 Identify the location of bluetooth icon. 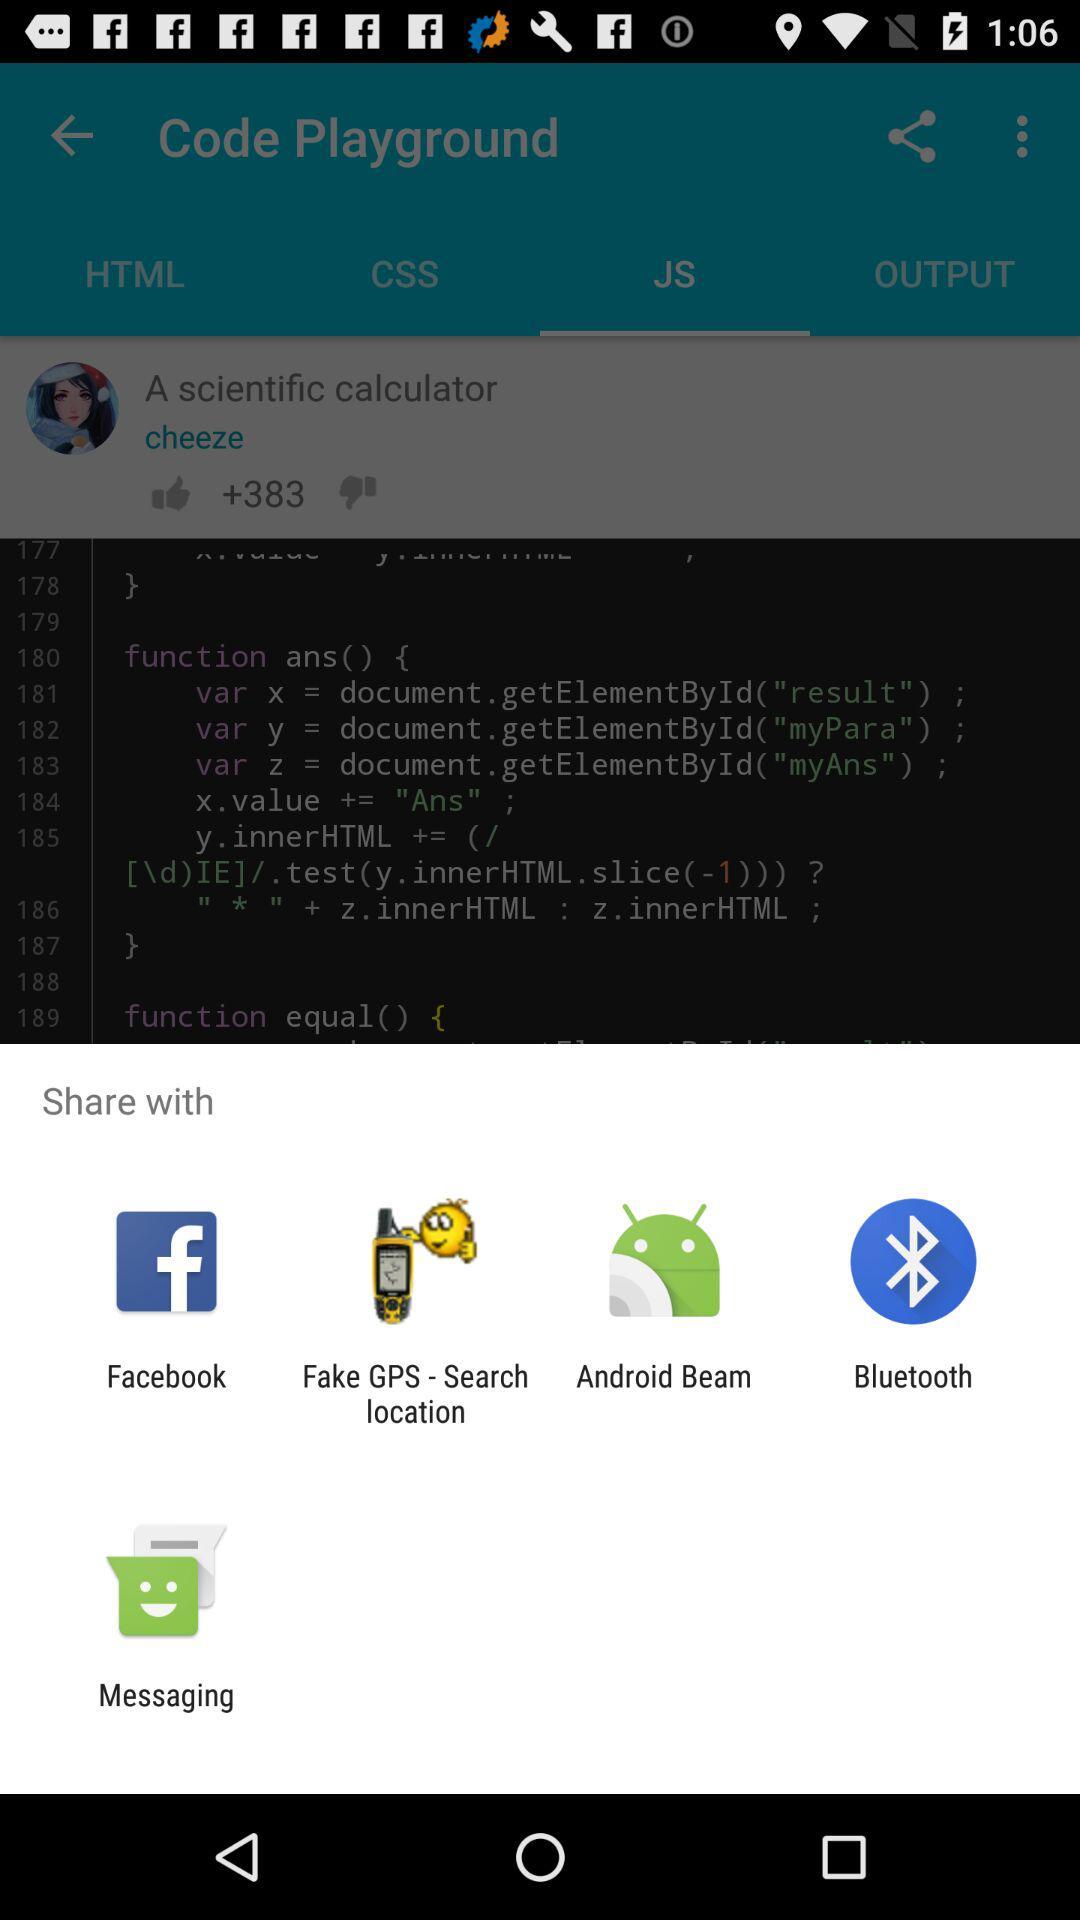
(913, 1392).